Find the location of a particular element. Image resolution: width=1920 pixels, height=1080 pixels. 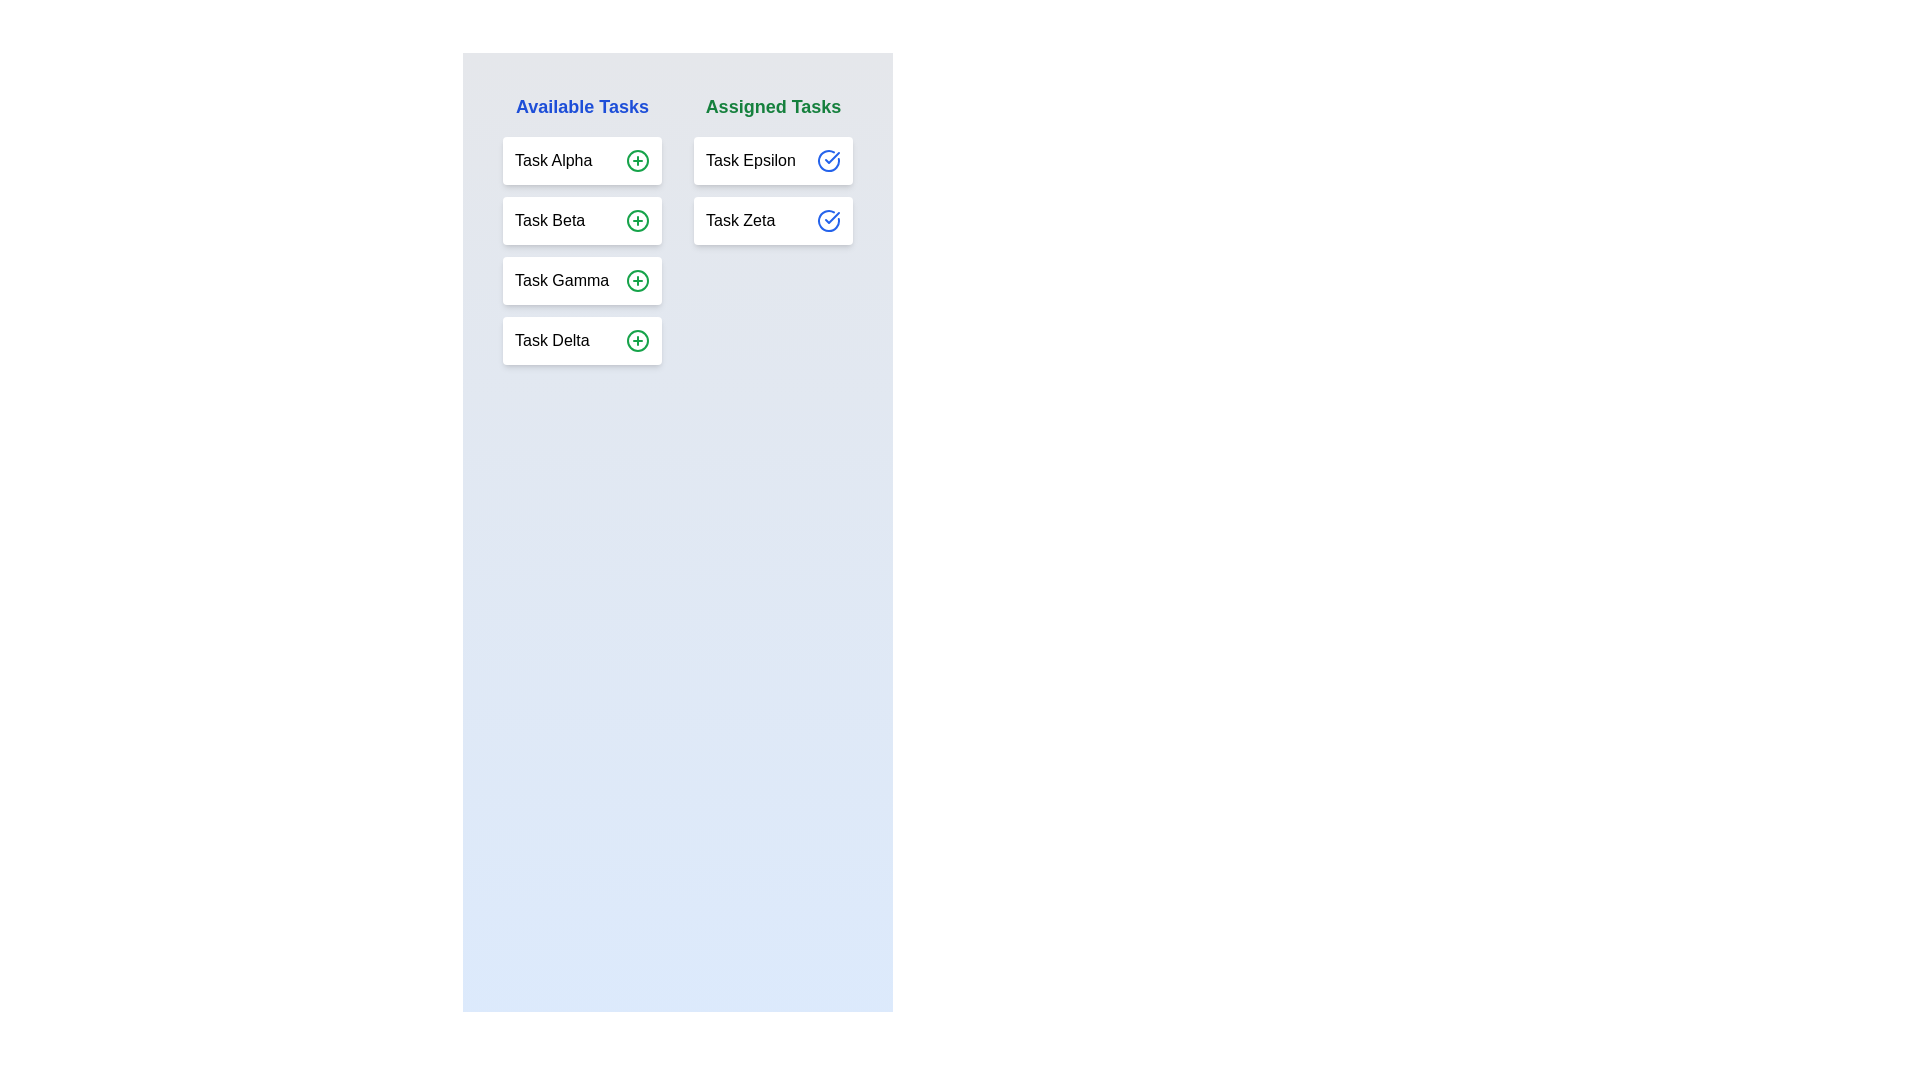

plus icon next to the task Task Beta to assign it is located at coordinates (637, 220).